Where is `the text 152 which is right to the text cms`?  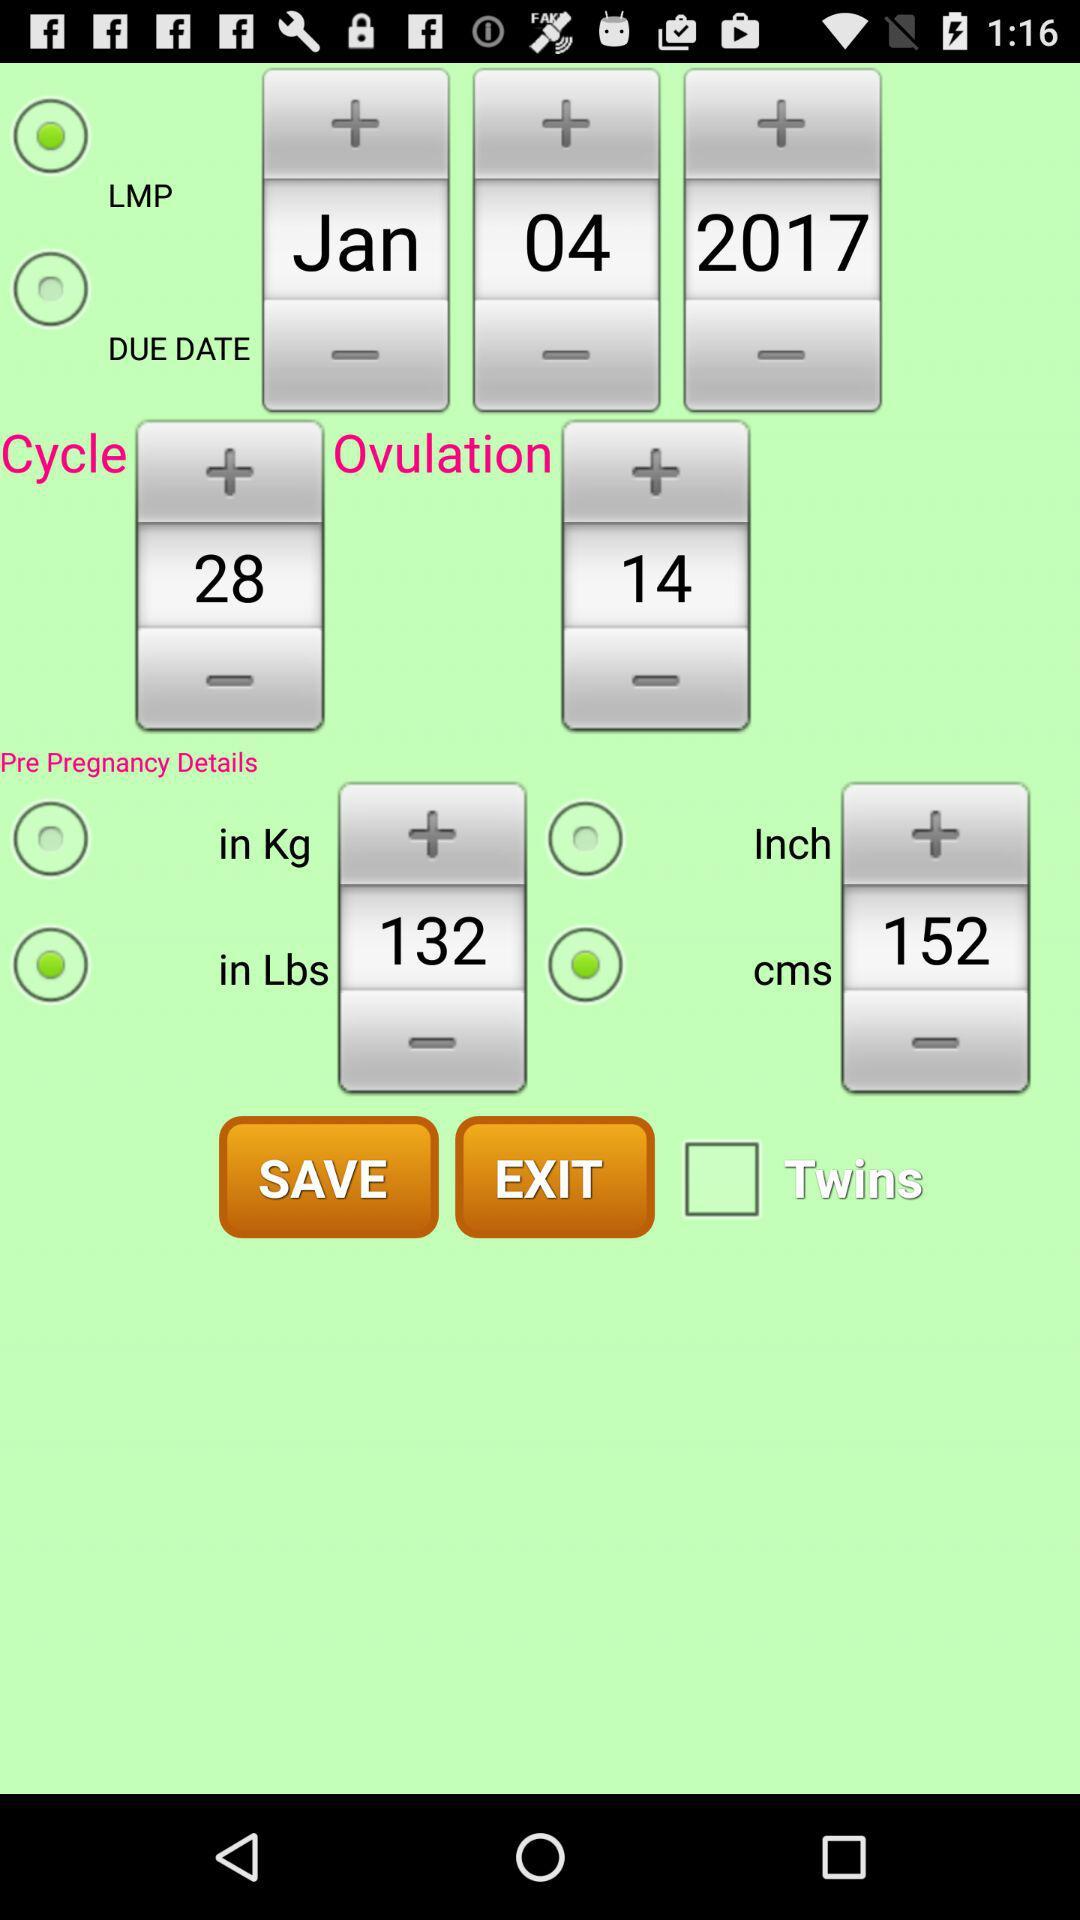
the text 152 which is right to the text cms is located at coordinates (935, 937).